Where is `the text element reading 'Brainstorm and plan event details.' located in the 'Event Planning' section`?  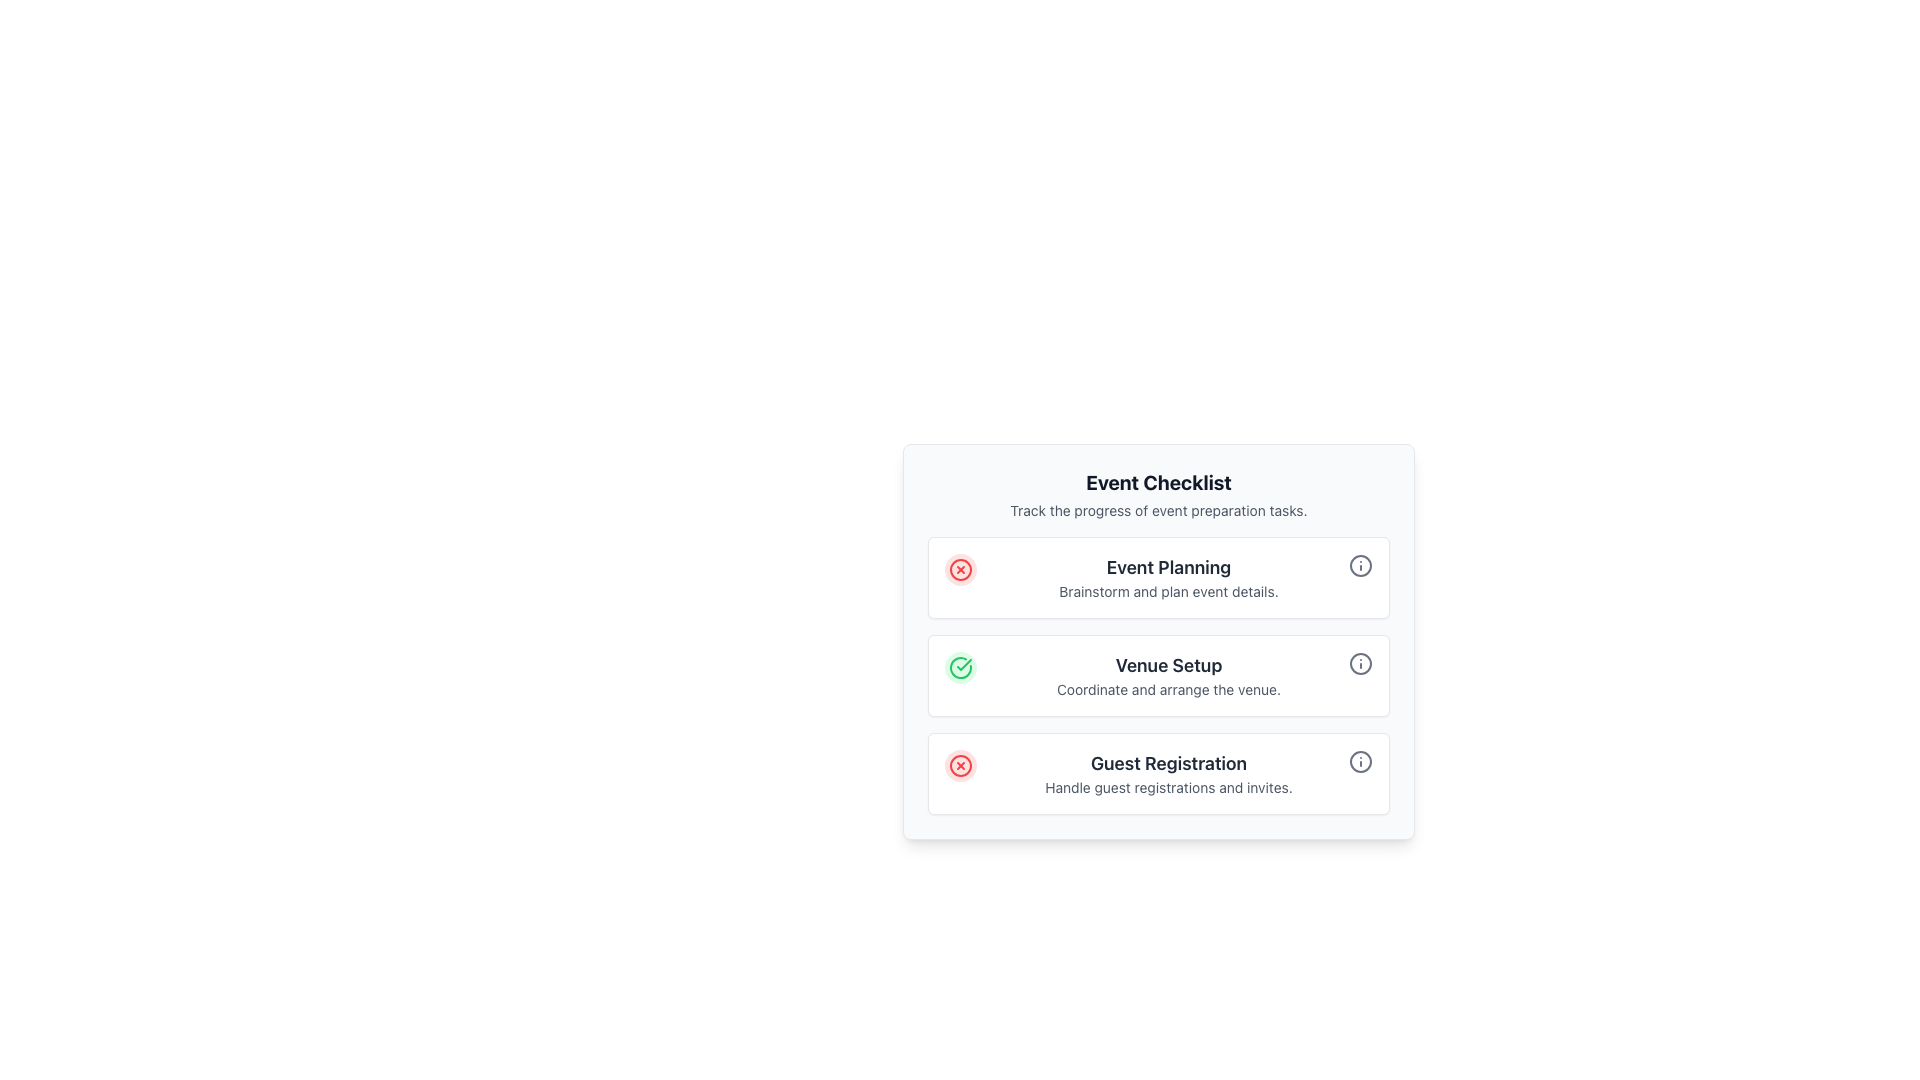
the text element reading 'Brainstorm and plan event details.' located in the 'Event Planning' section is located at coordinates (1169, 590).